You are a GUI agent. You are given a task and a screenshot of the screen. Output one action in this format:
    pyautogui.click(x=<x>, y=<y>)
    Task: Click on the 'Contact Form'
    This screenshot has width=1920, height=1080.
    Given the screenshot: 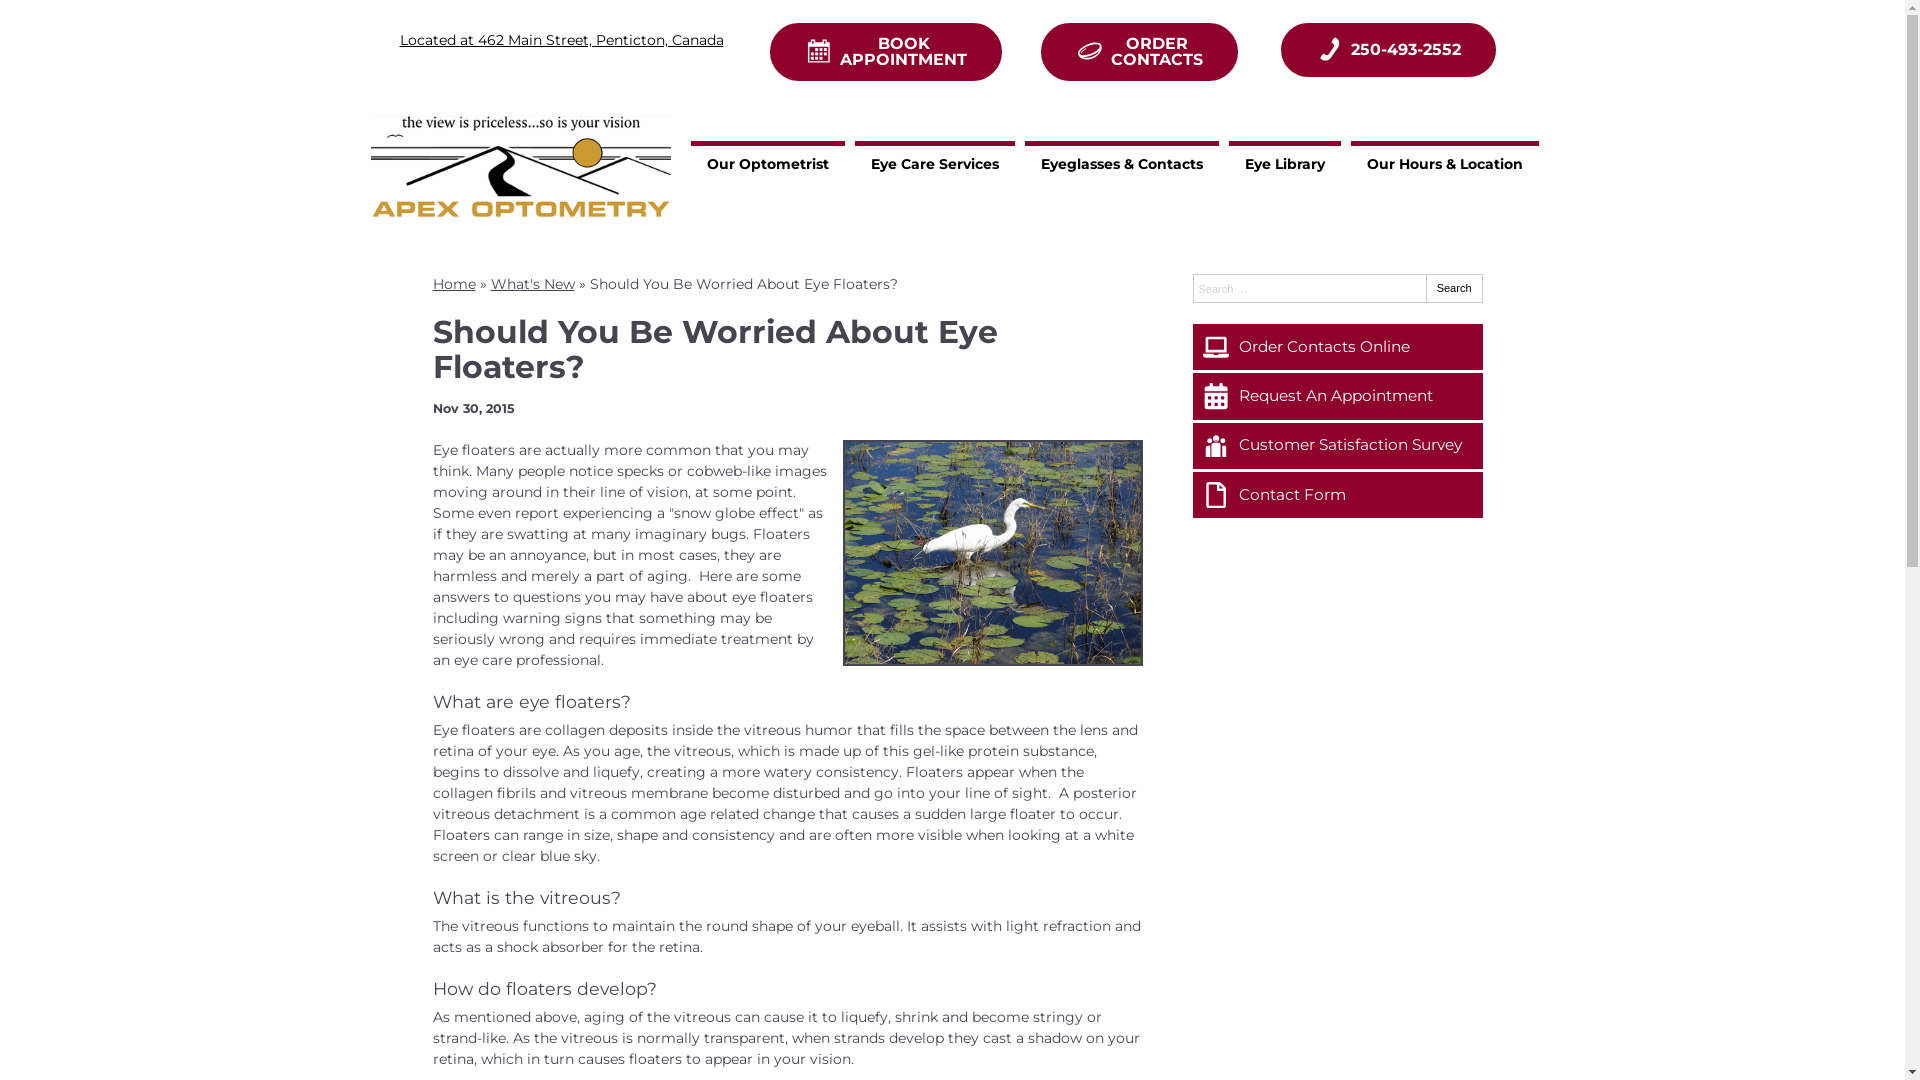 What is the action you would take?
    pyautogui.click(x=1337, y=494)
    